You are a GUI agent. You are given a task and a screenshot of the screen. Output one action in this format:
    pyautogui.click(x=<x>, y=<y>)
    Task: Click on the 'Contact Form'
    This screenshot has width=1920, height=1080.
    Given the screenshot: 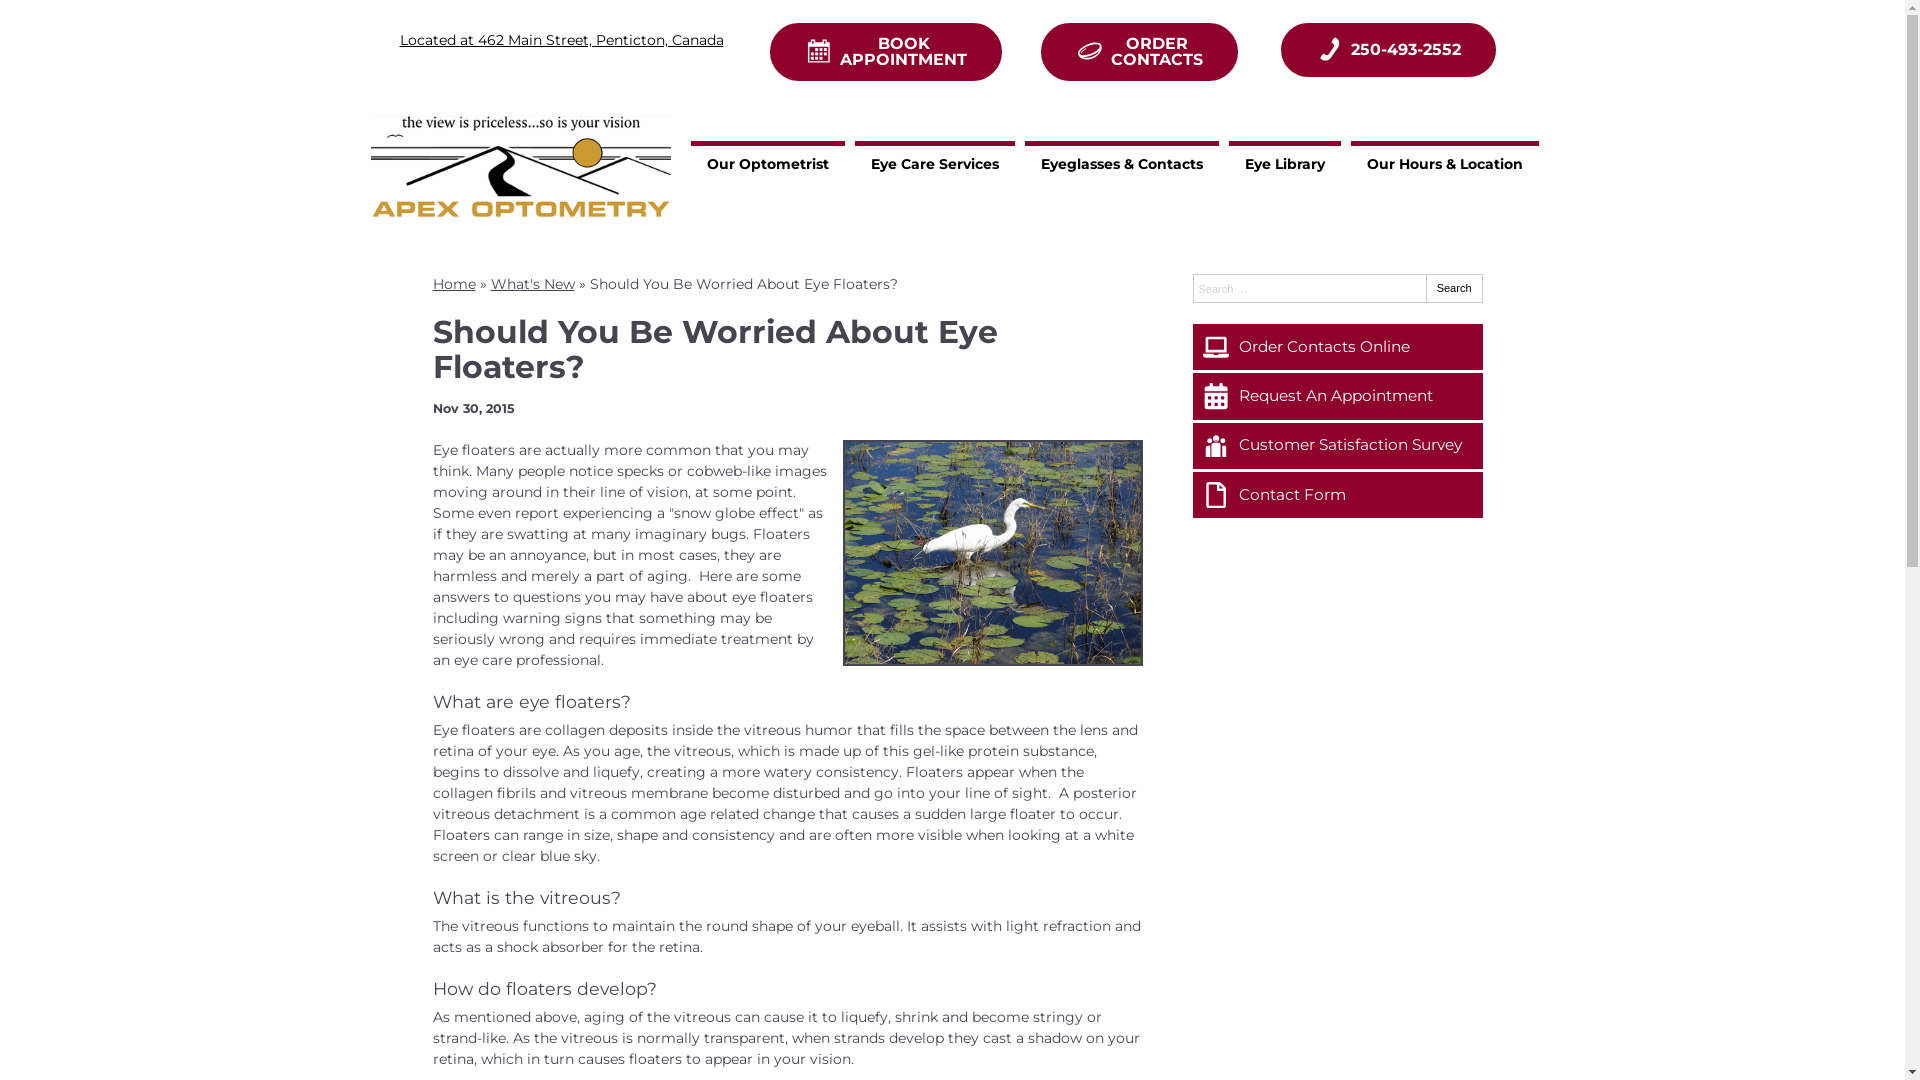 What is the action you would take?
    pyautogui.click(x=1337, y=494)
    